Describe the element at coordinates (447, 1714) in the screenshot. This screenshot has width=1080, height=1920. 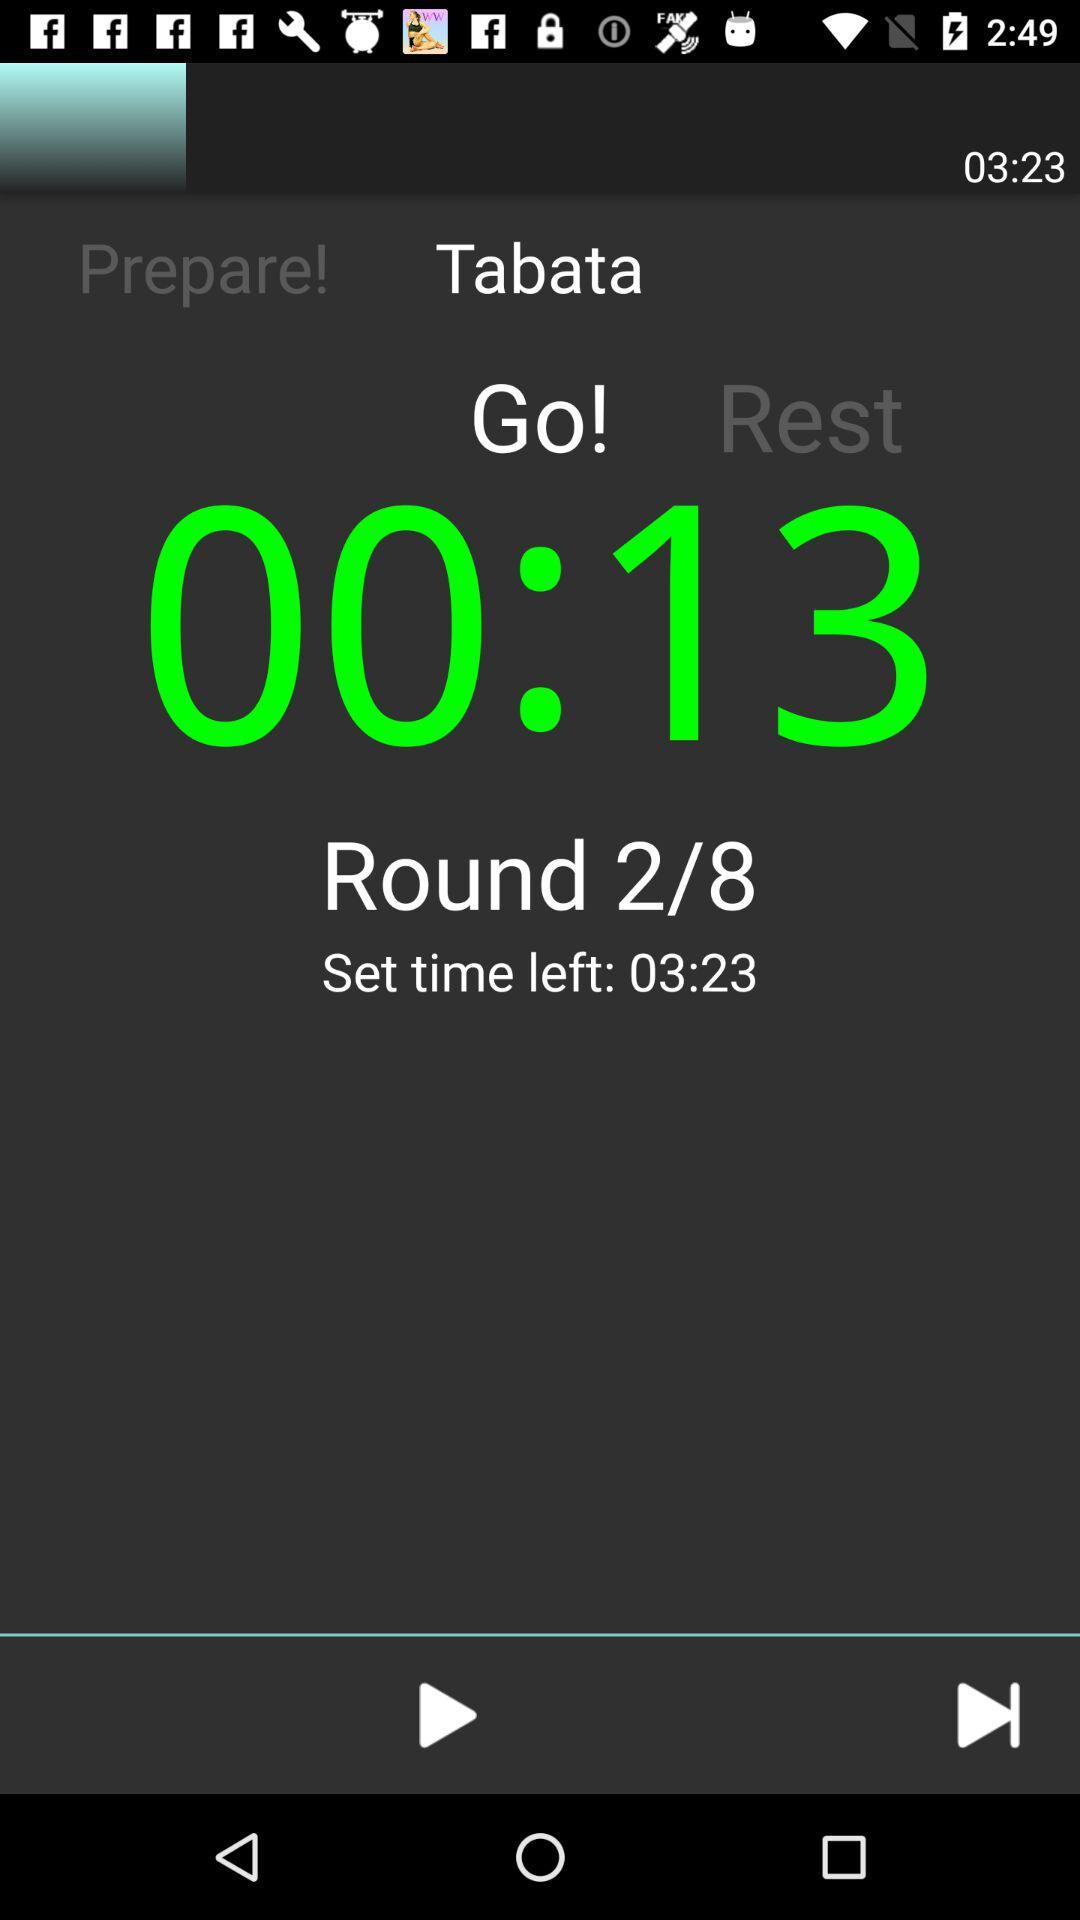
I see `play` at that location.